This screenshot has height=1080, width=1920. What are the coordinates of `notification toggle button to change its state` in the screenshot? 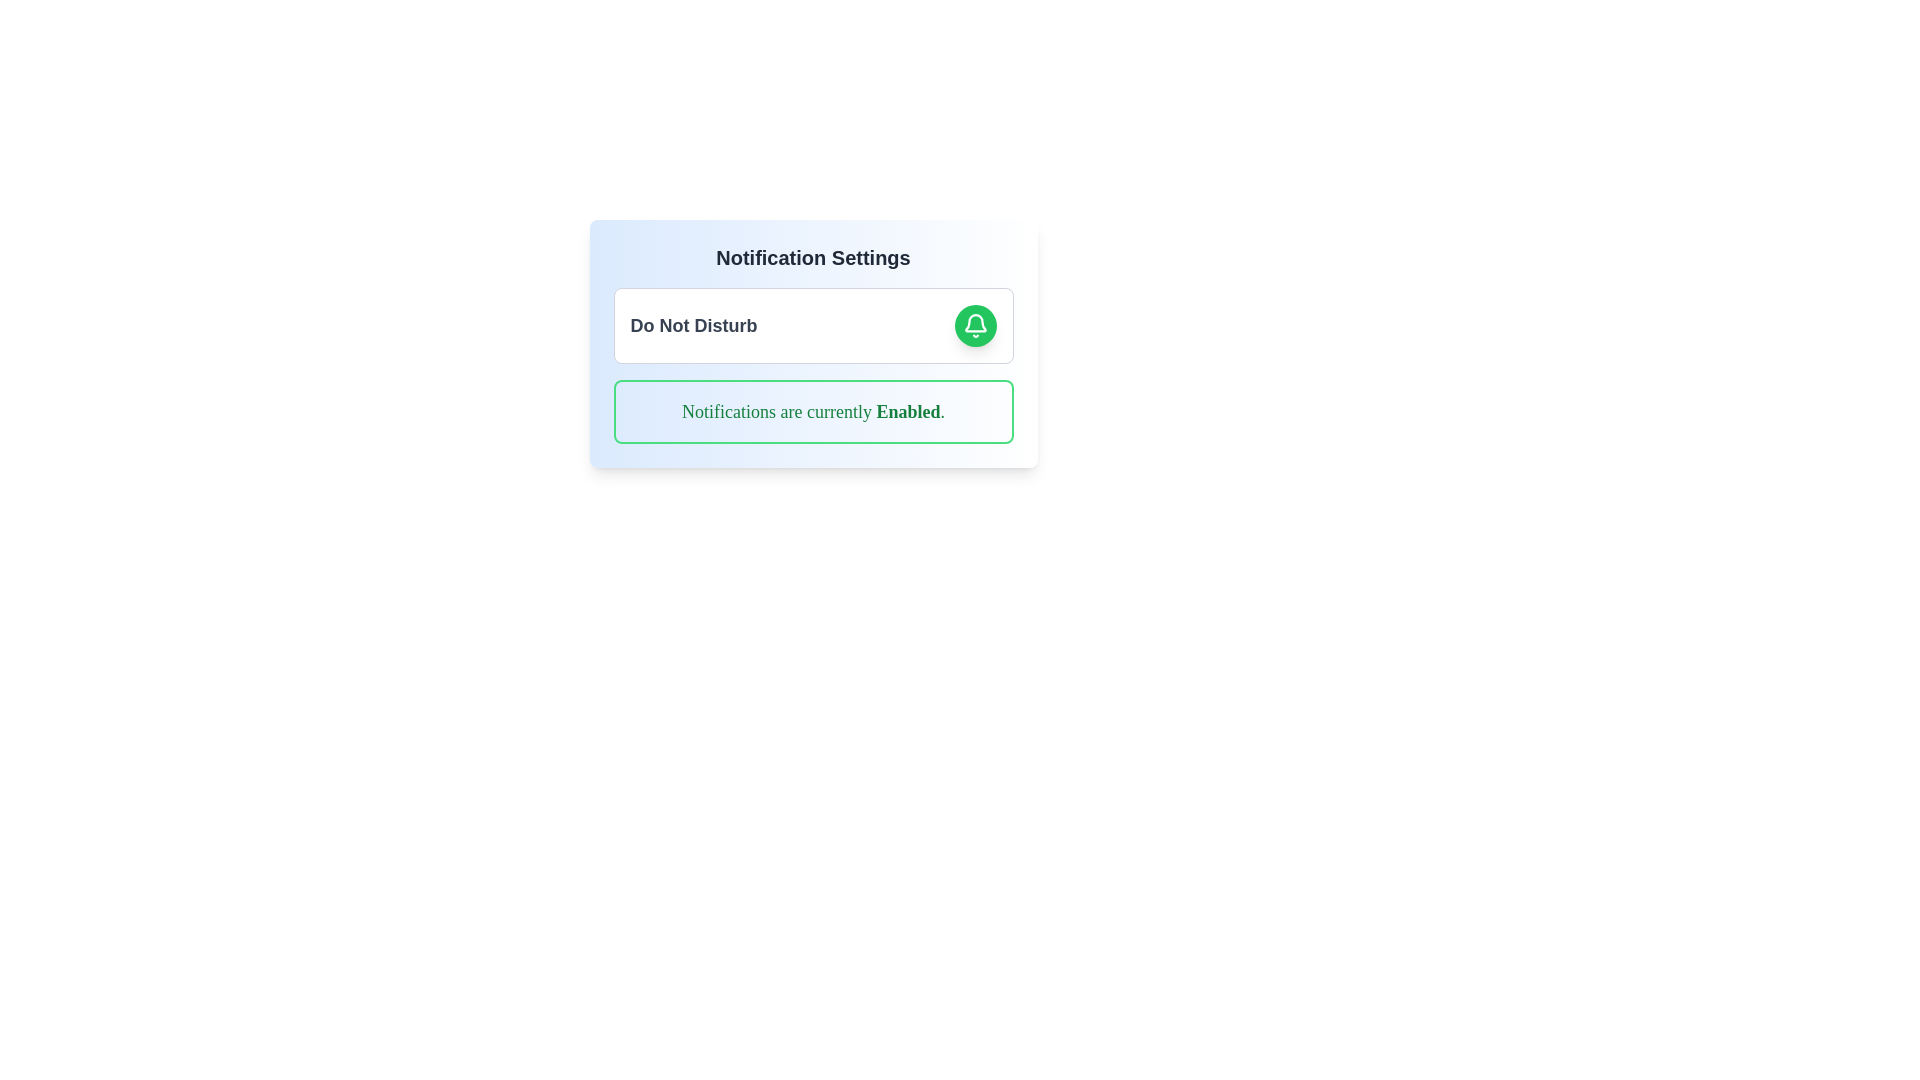 It's located at (975, 325).